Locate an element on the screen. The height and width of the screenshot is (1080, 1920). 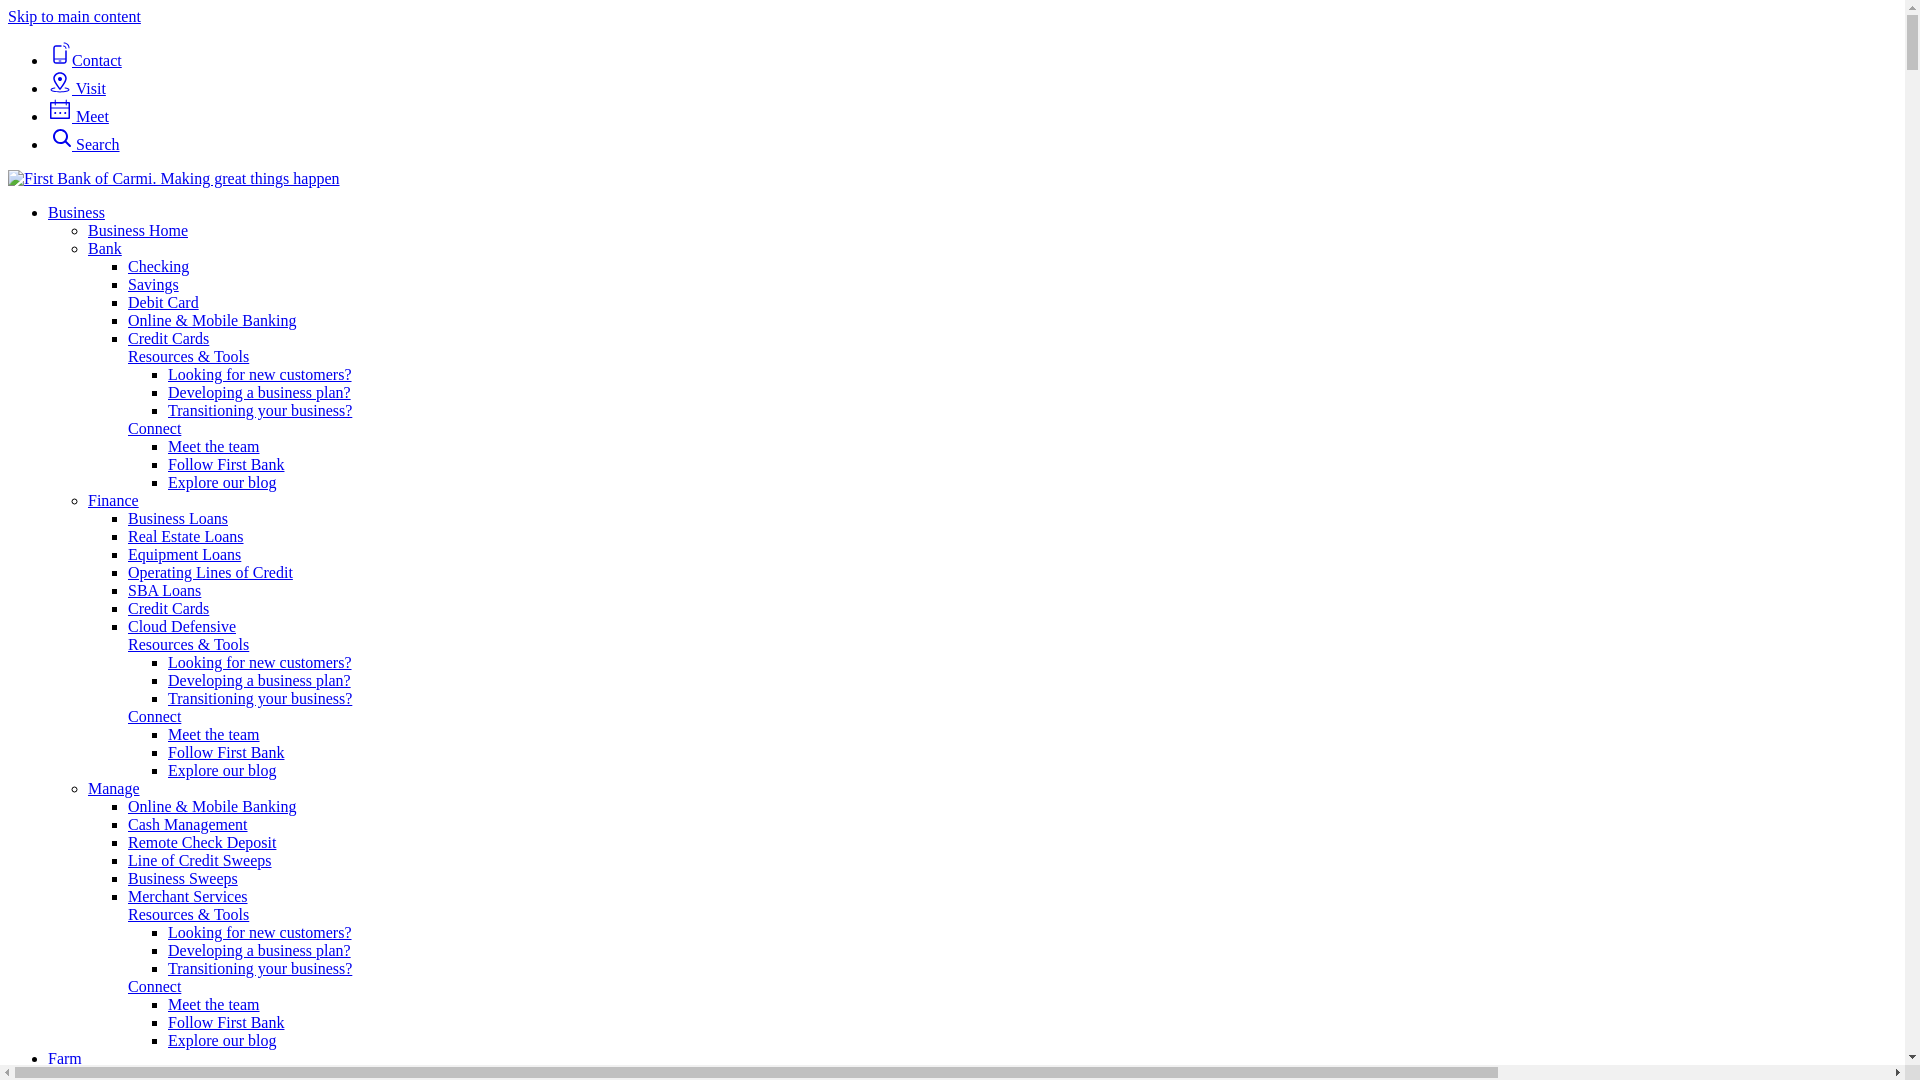
'Credit Cards' is located at coordinates (168, 337).